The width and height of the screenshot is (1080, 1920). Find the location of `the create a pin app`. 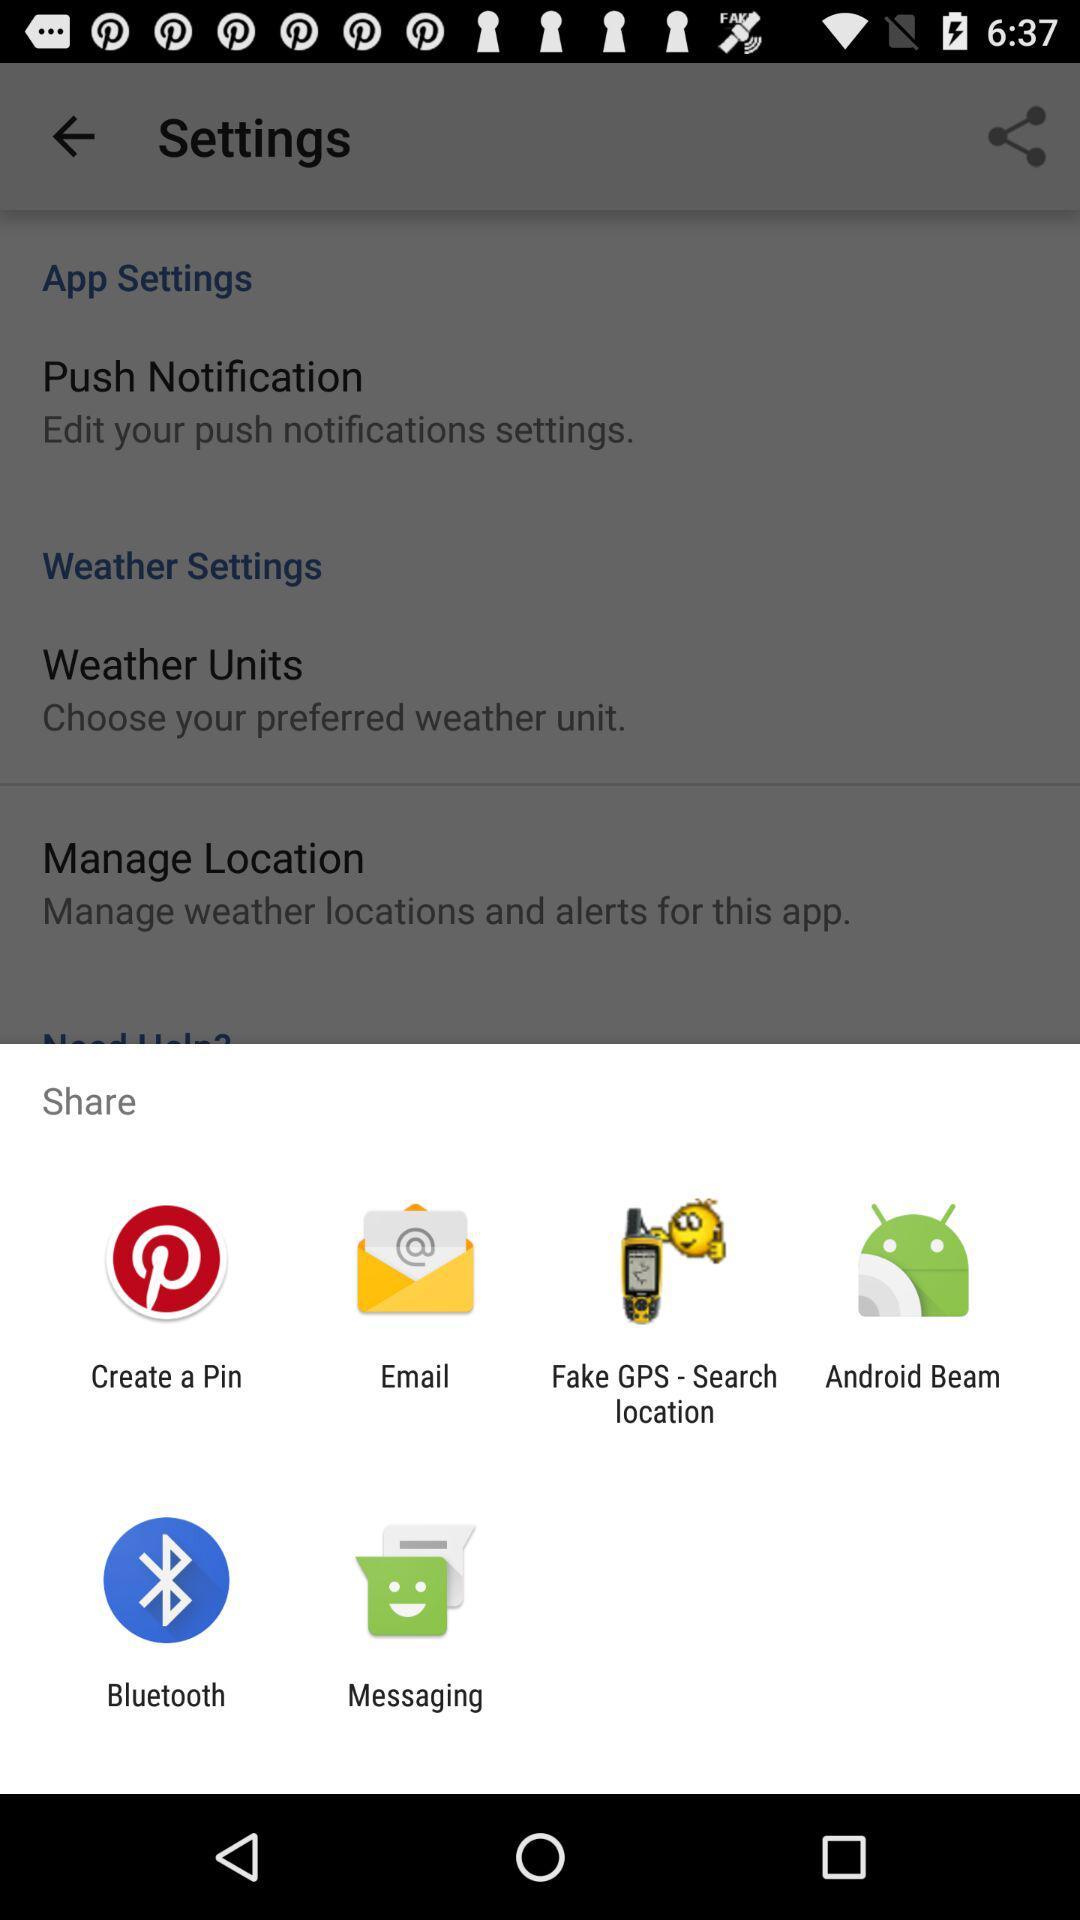

the create a pin app is located at coordinates (165, 1392).